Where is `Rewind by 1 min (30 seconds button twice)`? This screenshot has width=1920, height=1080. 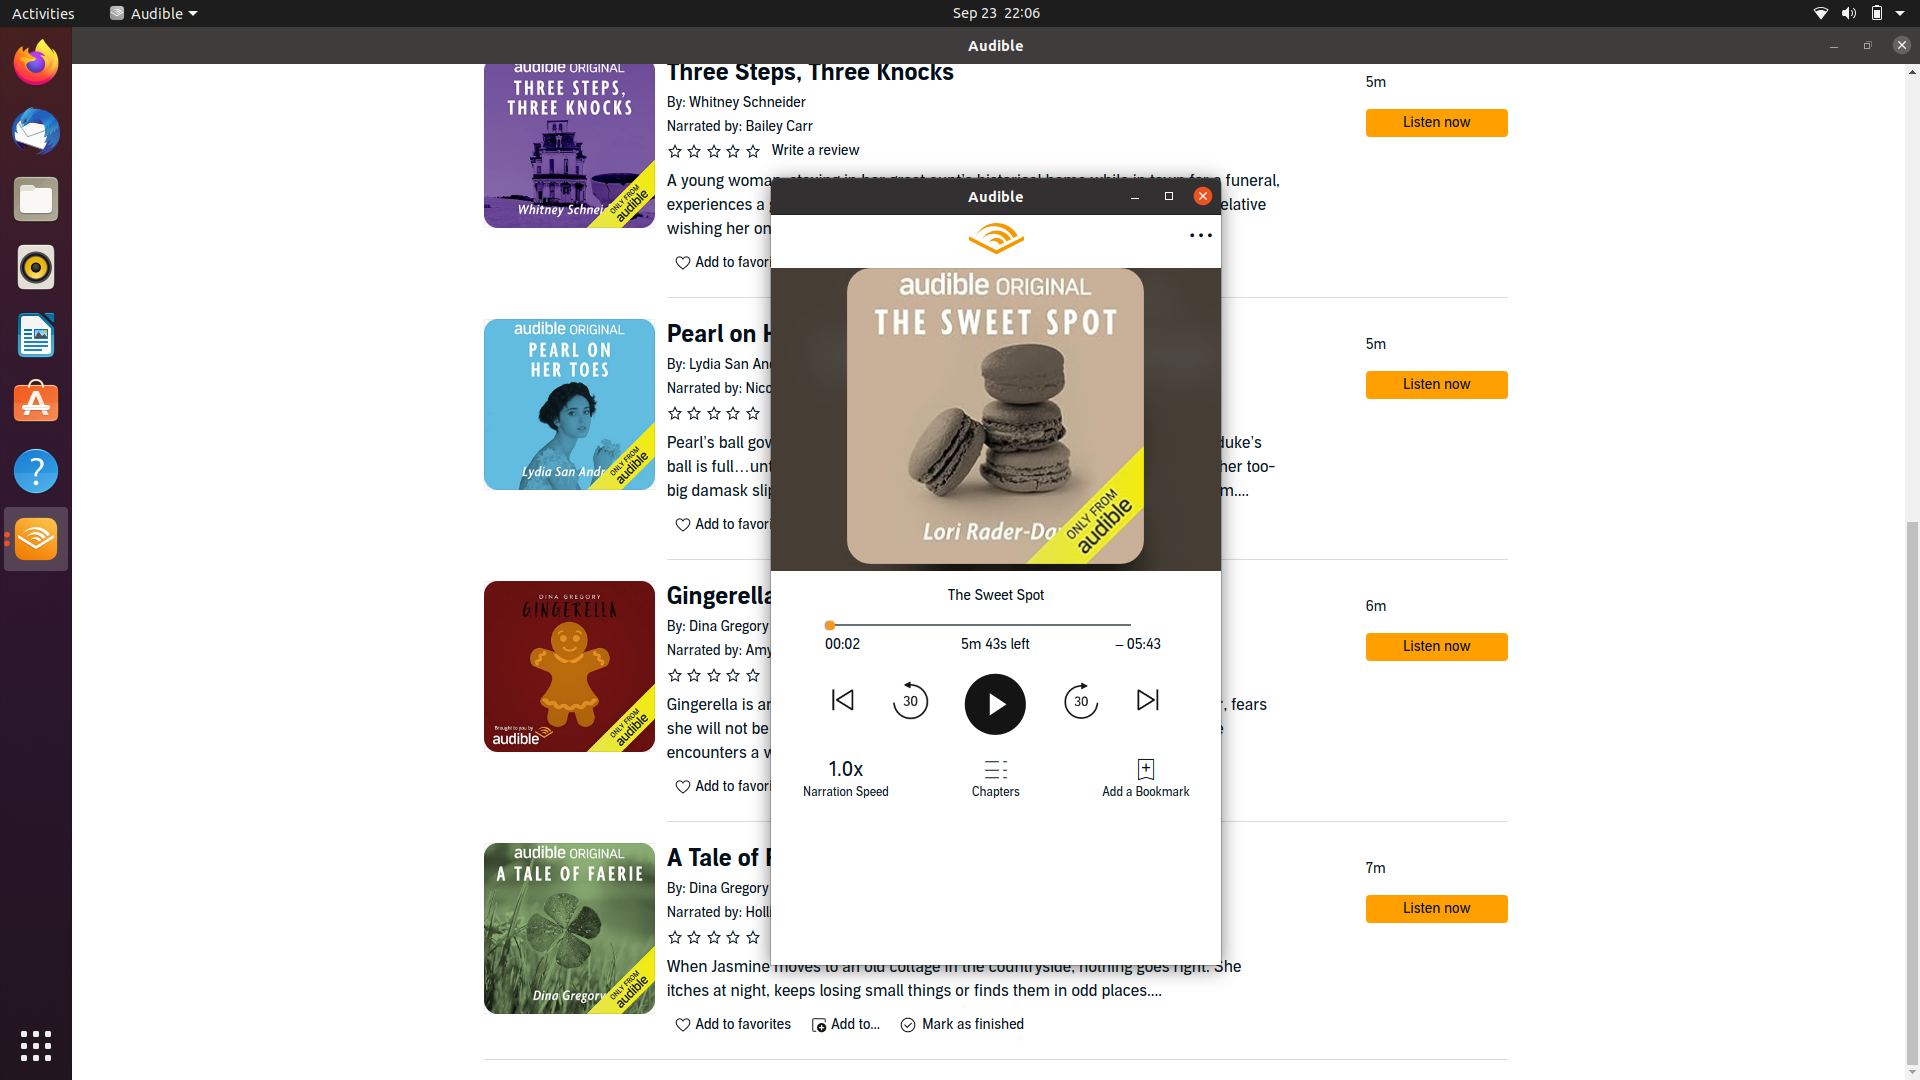
Rewind by 1 min (30 seconds button twice) is located at coordinates (911, 698).